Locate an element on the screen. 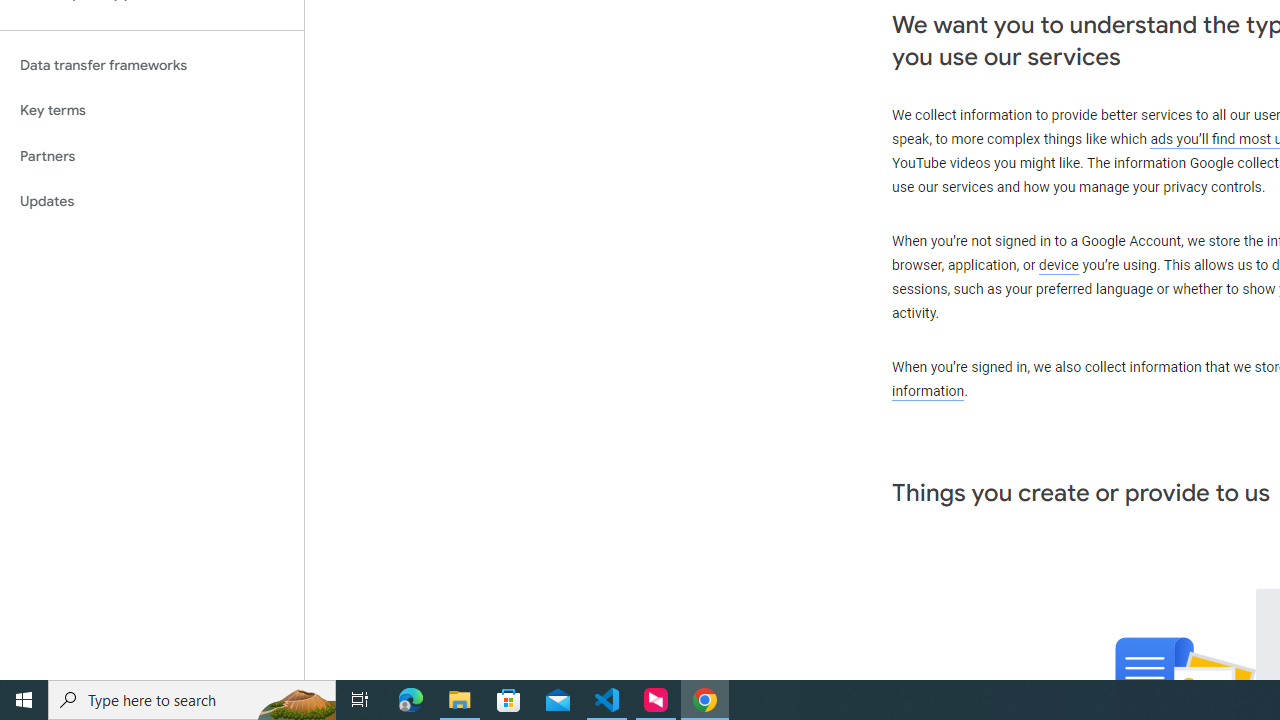 The image size is (1280, 720). 'Key terms' is located at coordinates (151, 110).